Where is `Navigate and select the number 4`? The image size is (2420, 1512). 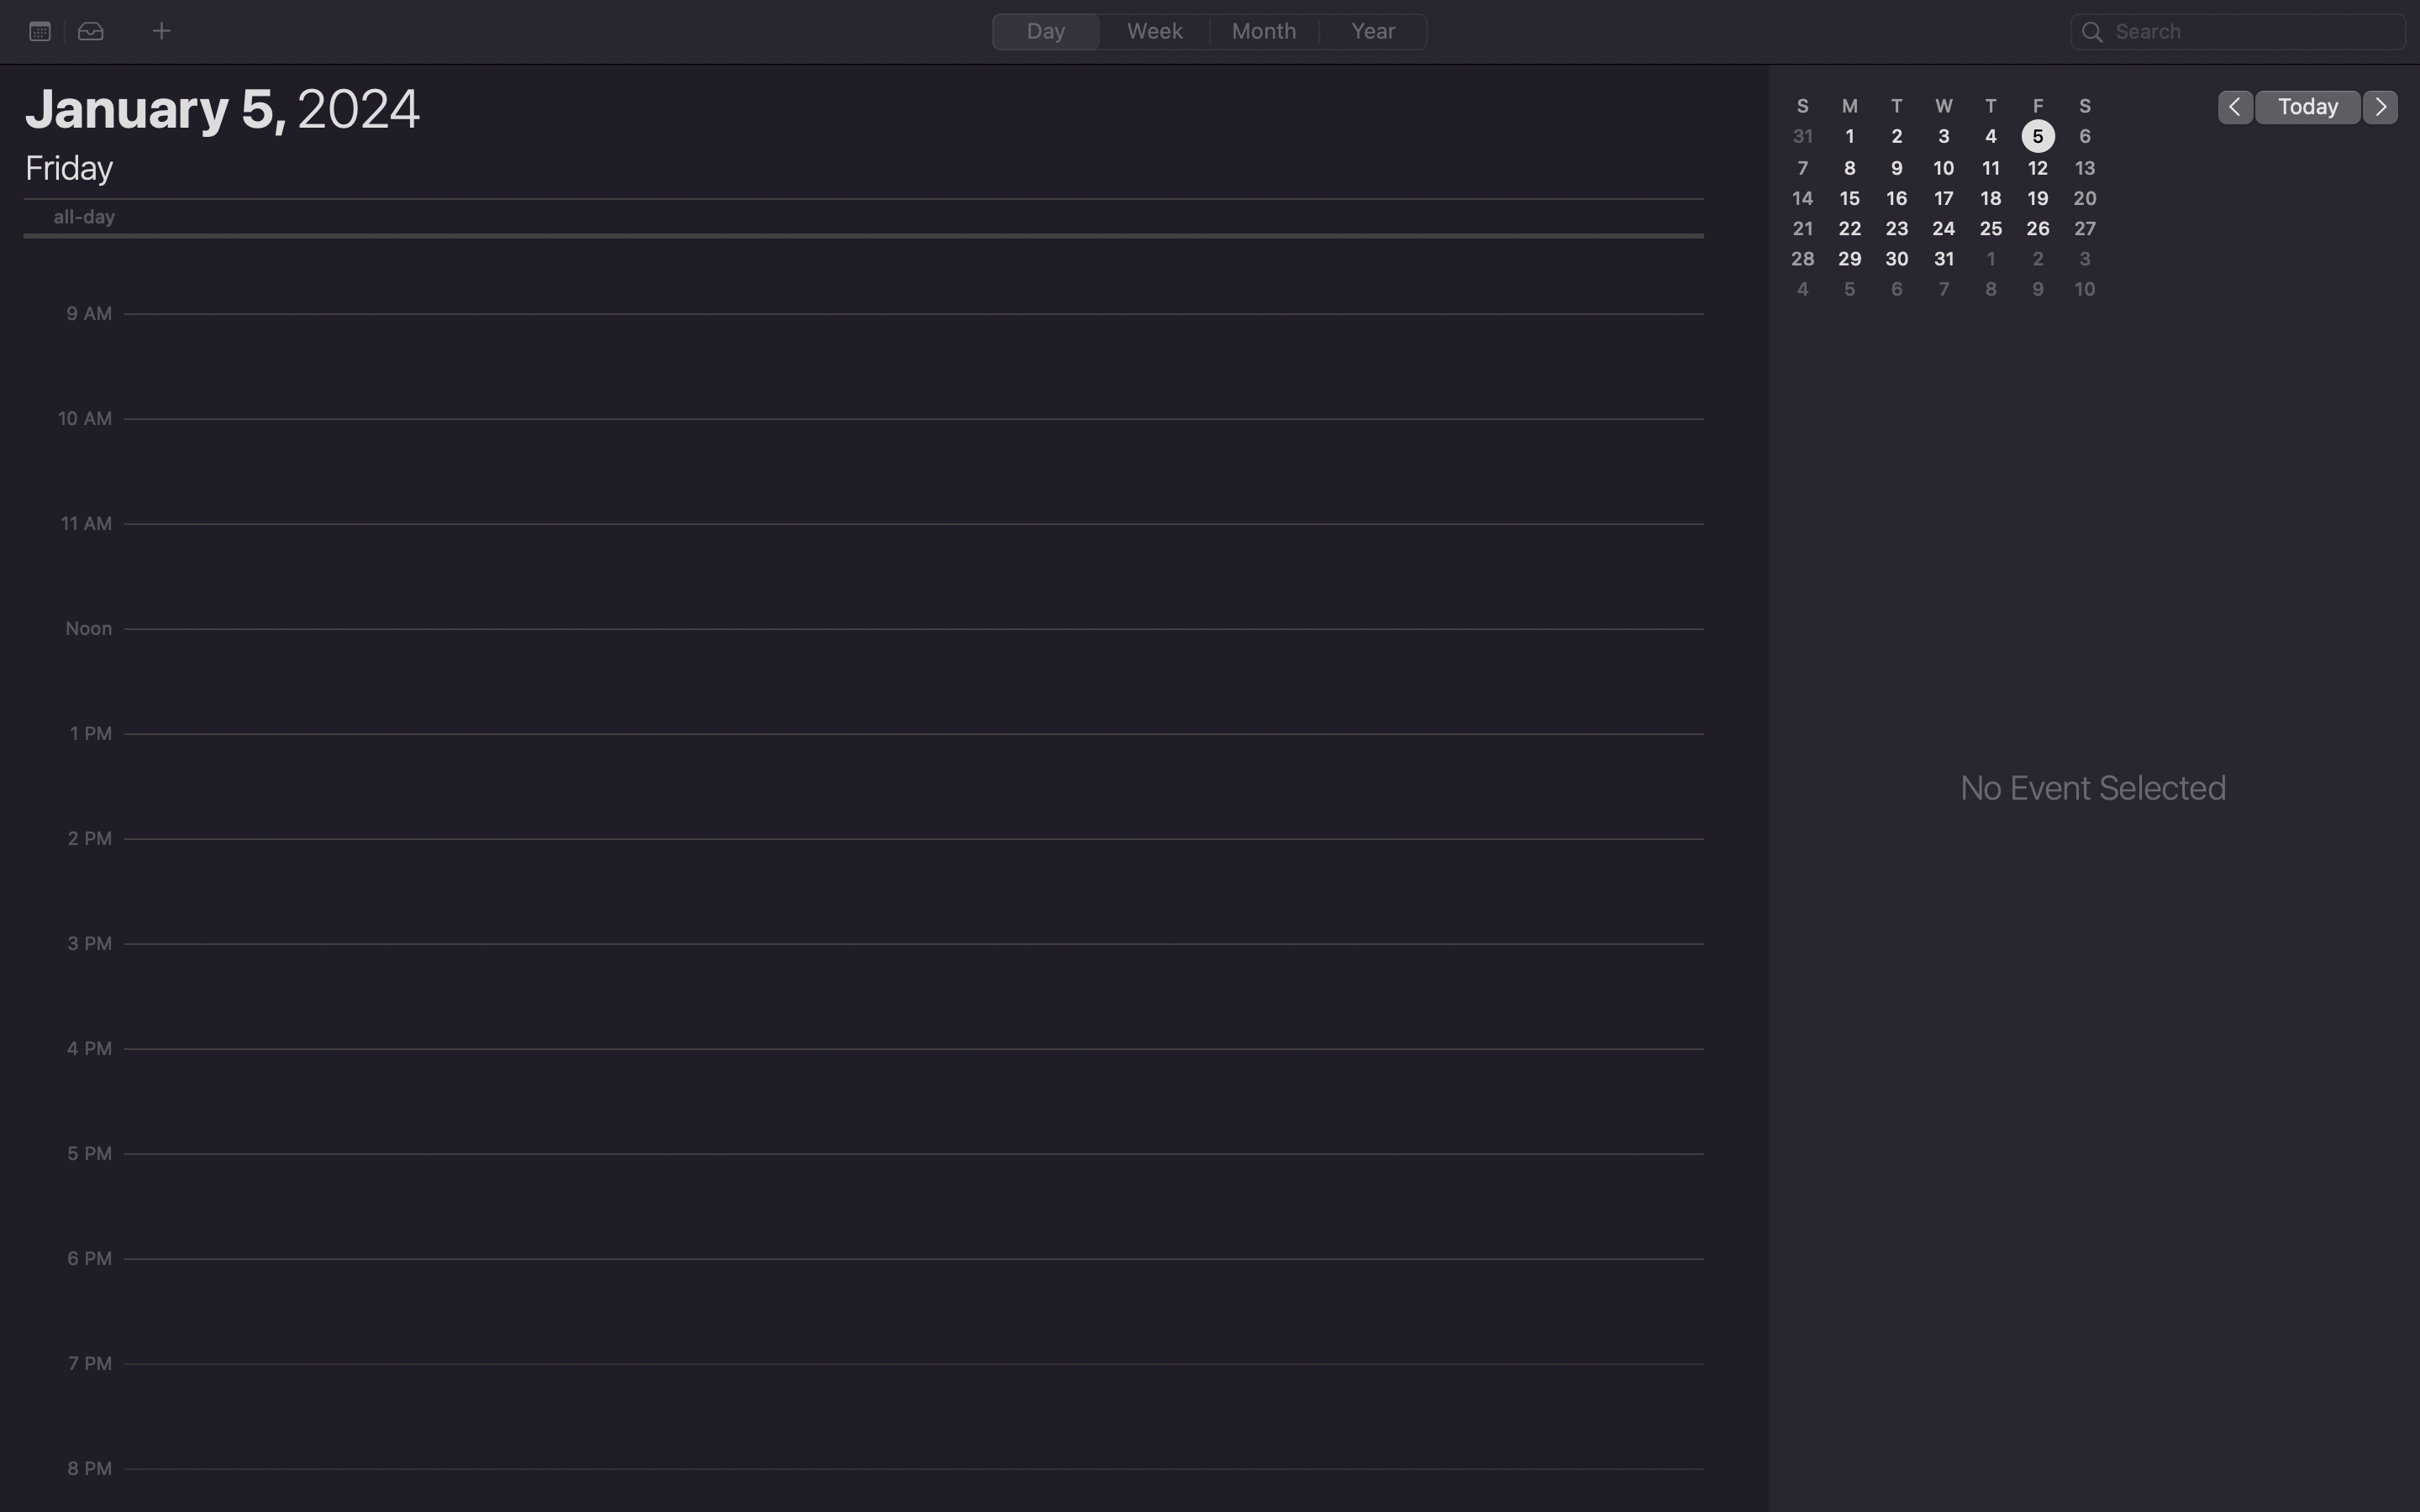 Navigate and select the number 4 is located at coordinates (1988, 137).